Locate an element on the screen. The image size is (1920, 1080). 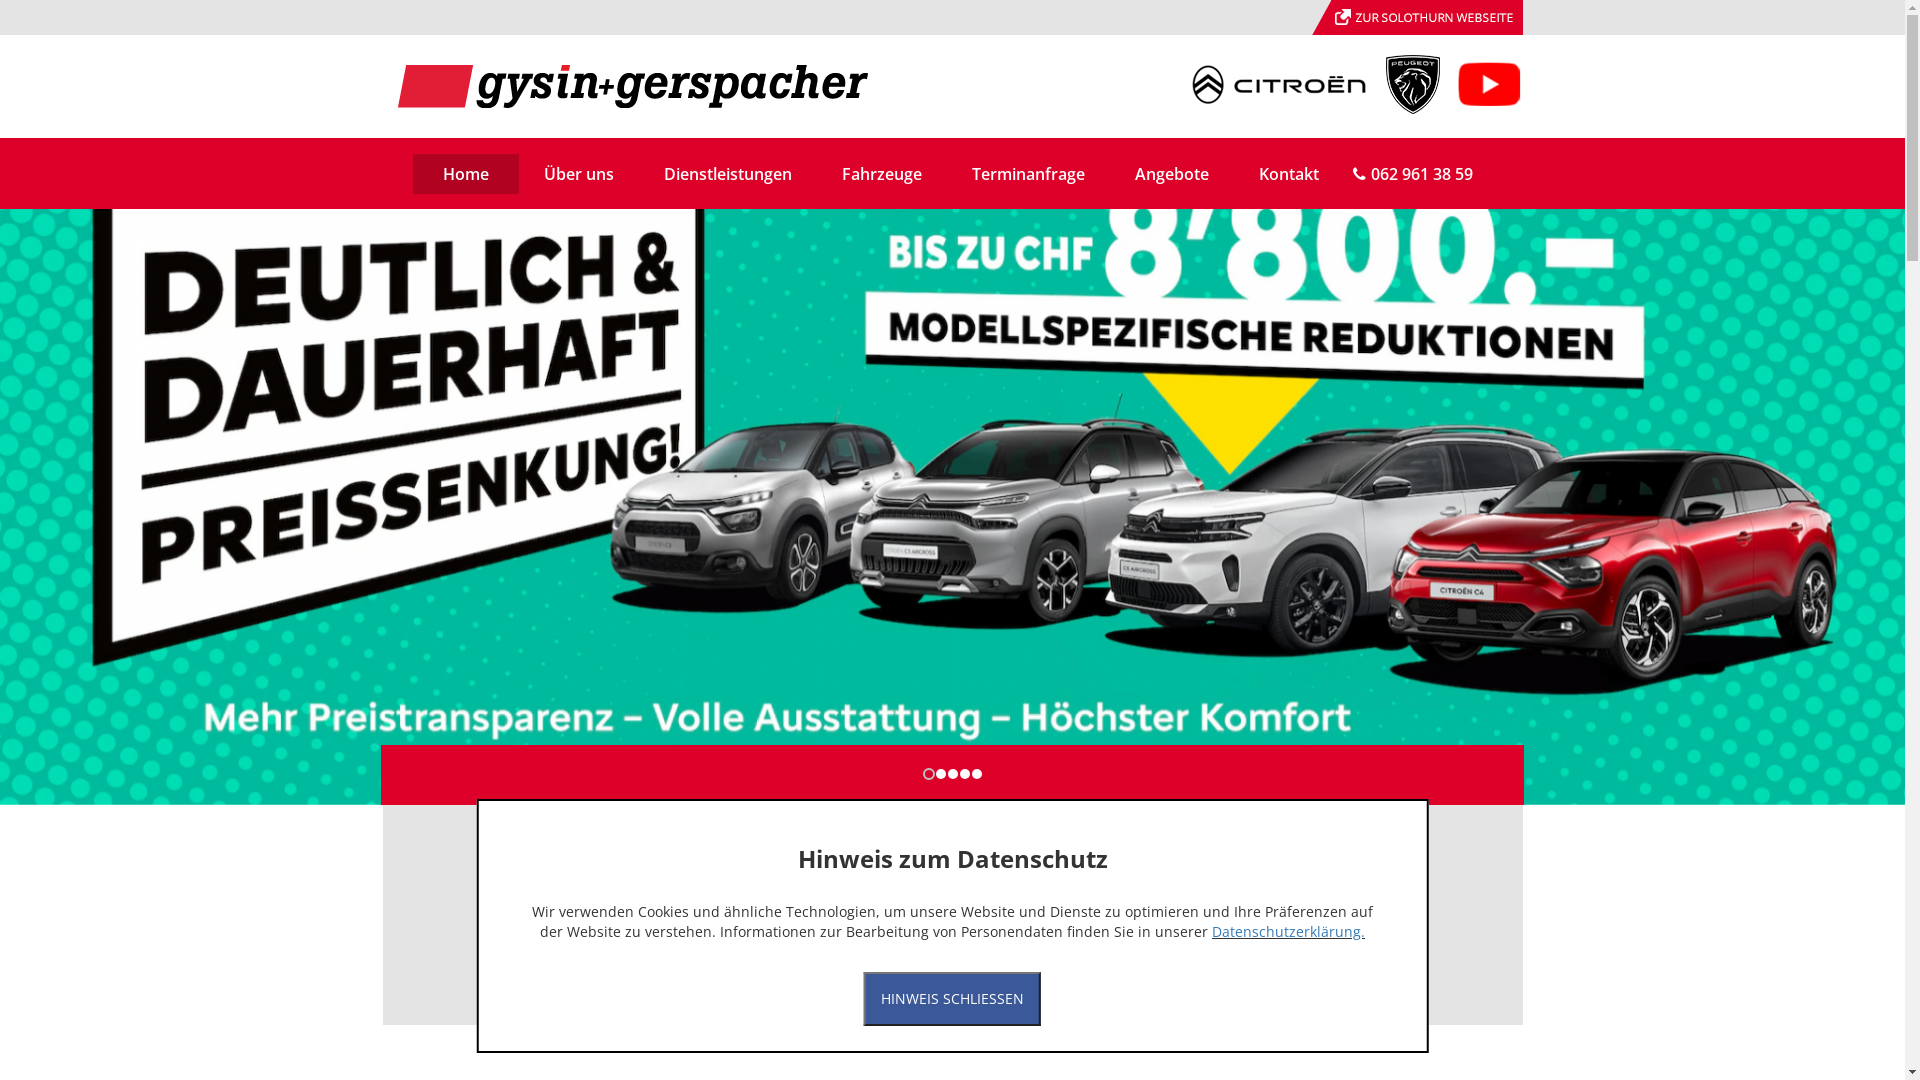
'Terminanfrage' is located at coordinates (1027, 172).